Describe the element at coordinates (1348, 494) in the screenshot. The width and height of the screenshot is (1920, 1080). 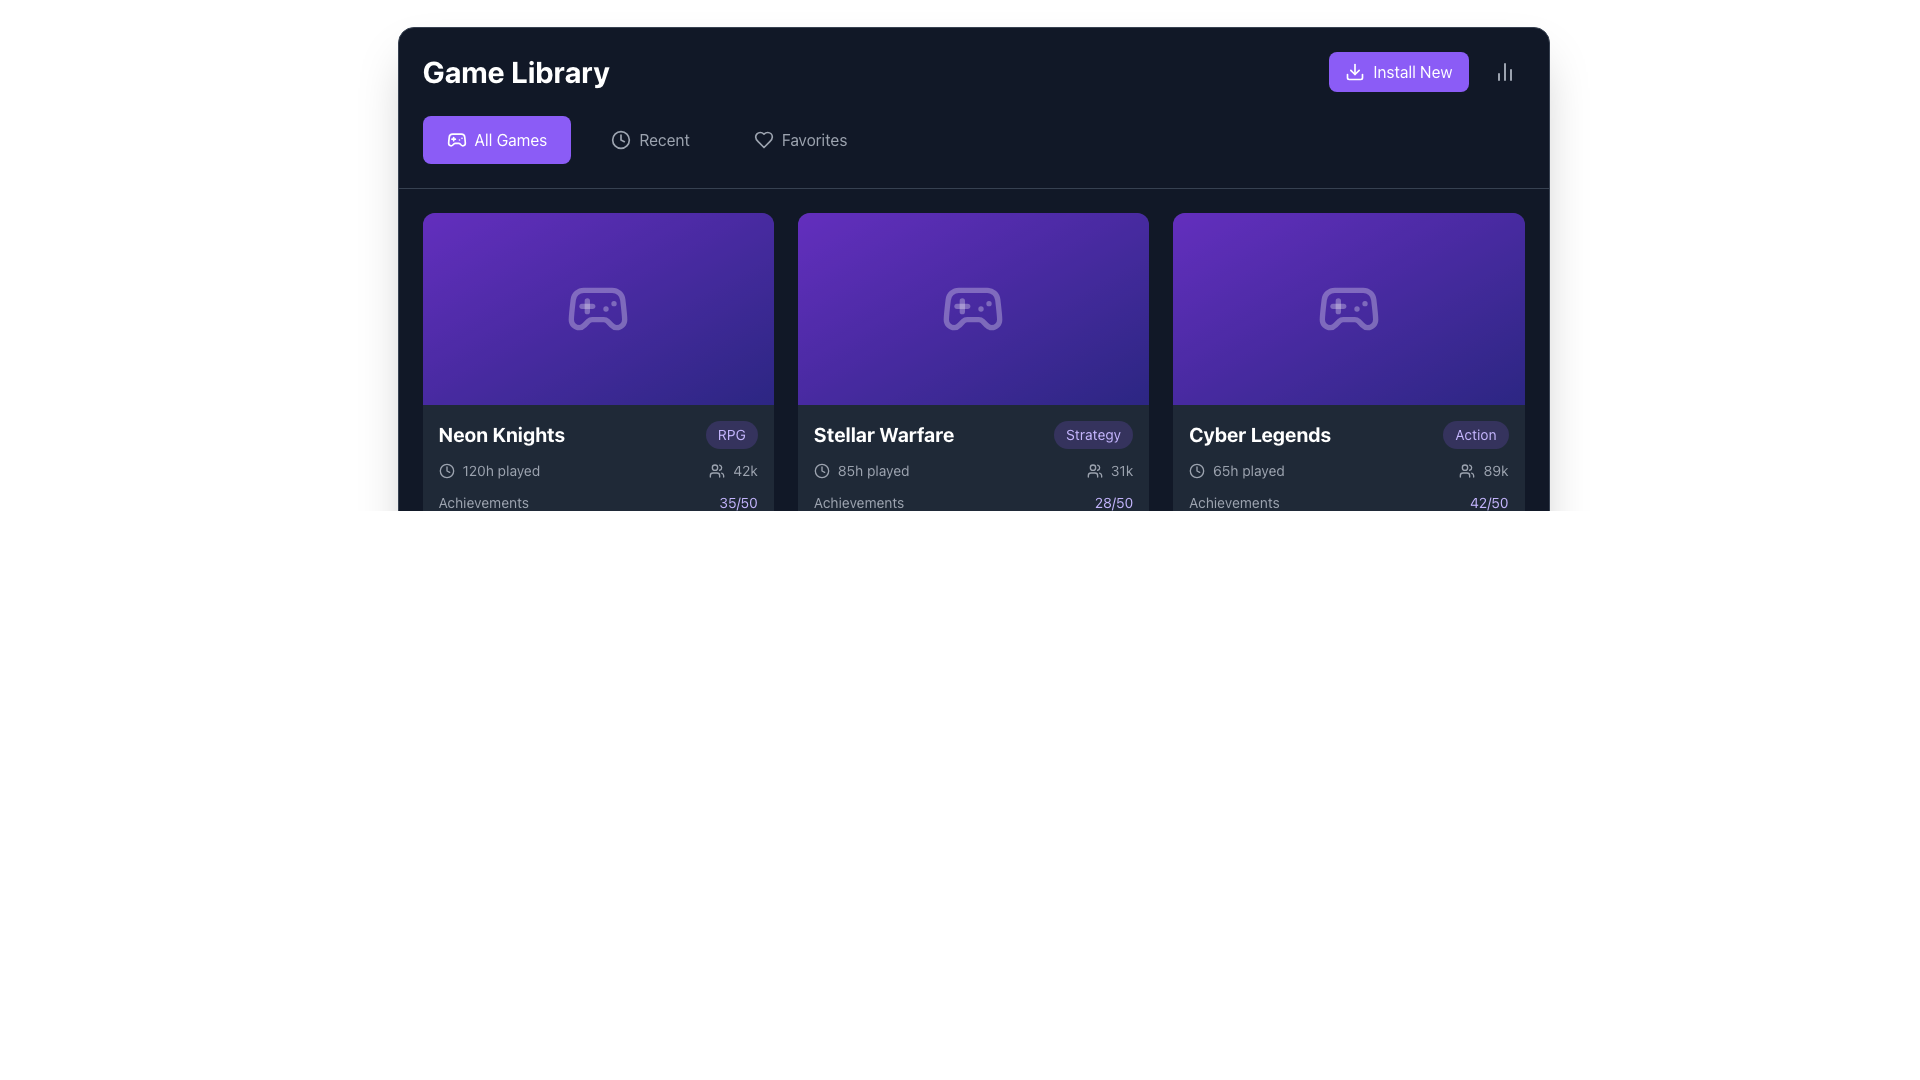
I see `the sub-elements of the Informational panel with progress bar and statistics for the game 'Cyber Legends'` at that location.